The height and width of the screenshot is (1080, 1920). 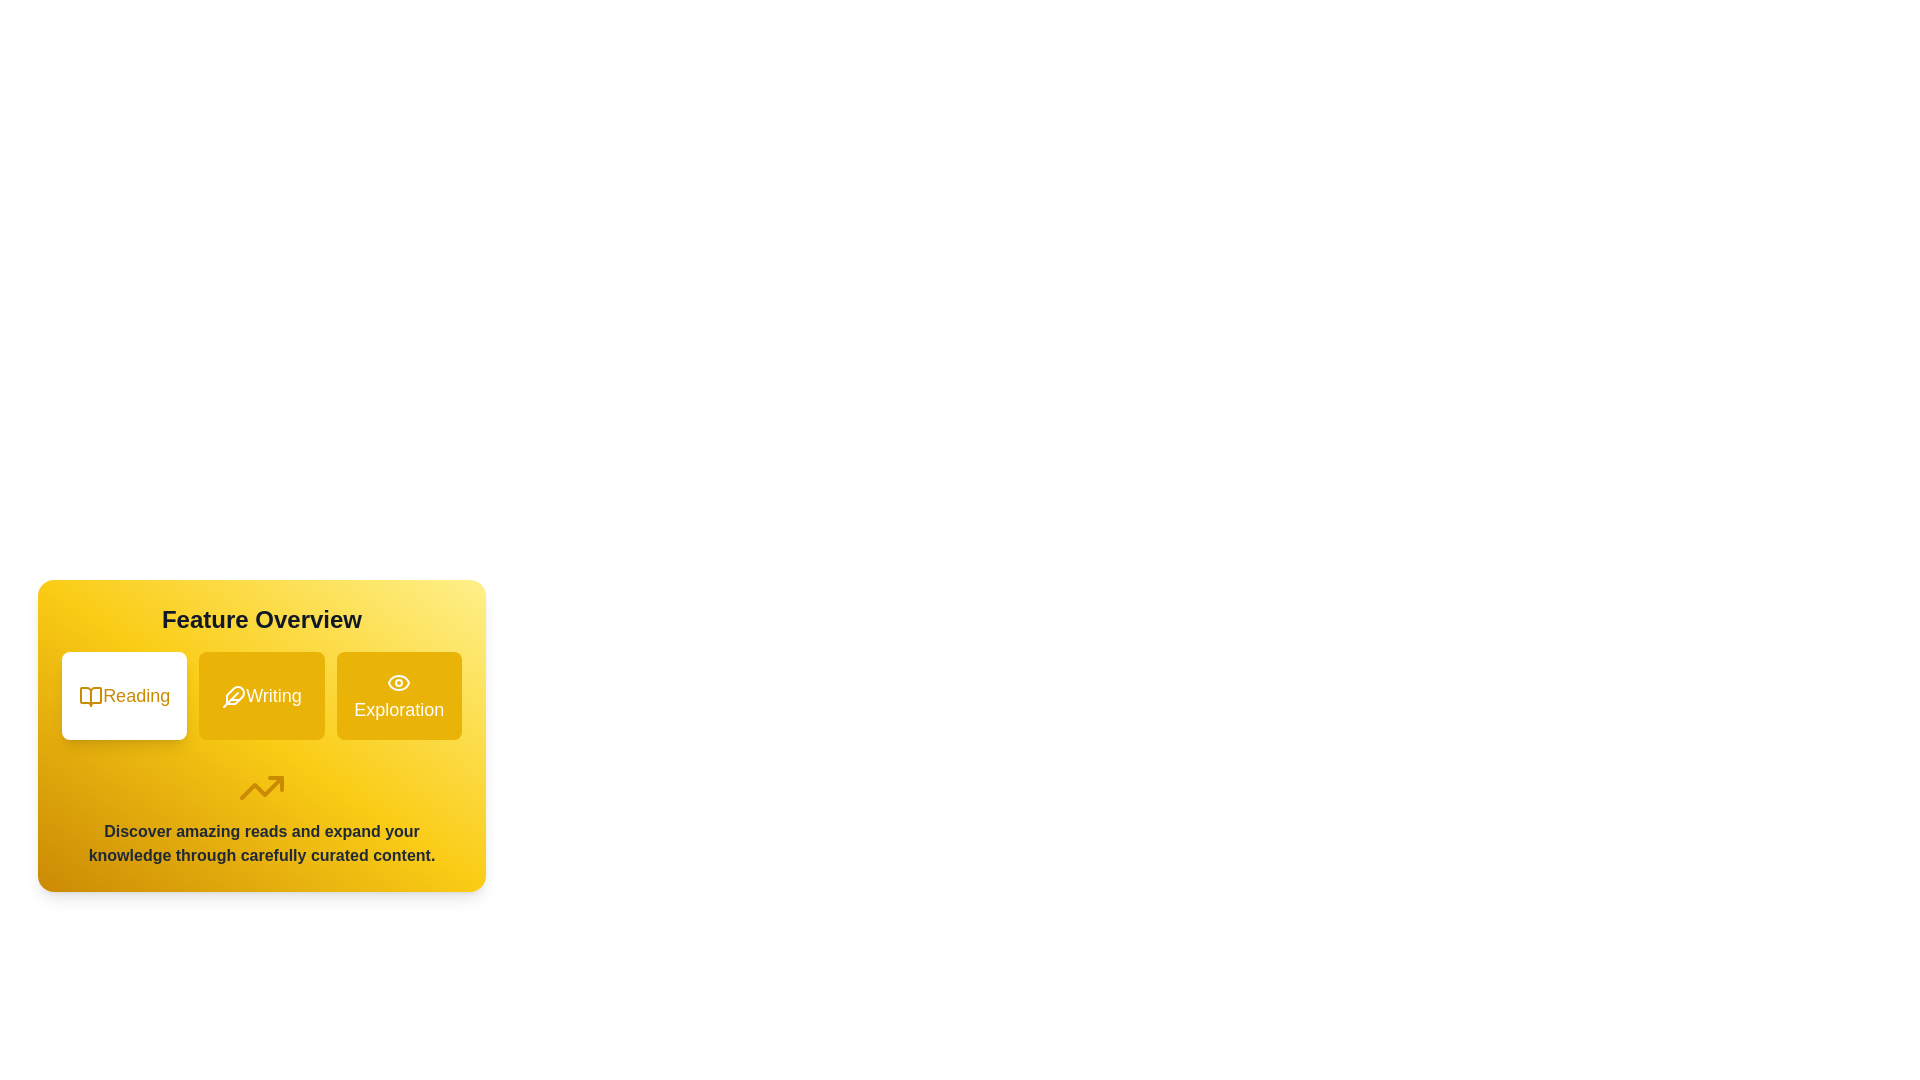 What do you see at coordinates (234, 696) in the screenshot?
I see `the 'Writing' icon, which is positioned to the left of the 'Writing' label in the middle section of the feature overview card` at bounding box center [234, 696].